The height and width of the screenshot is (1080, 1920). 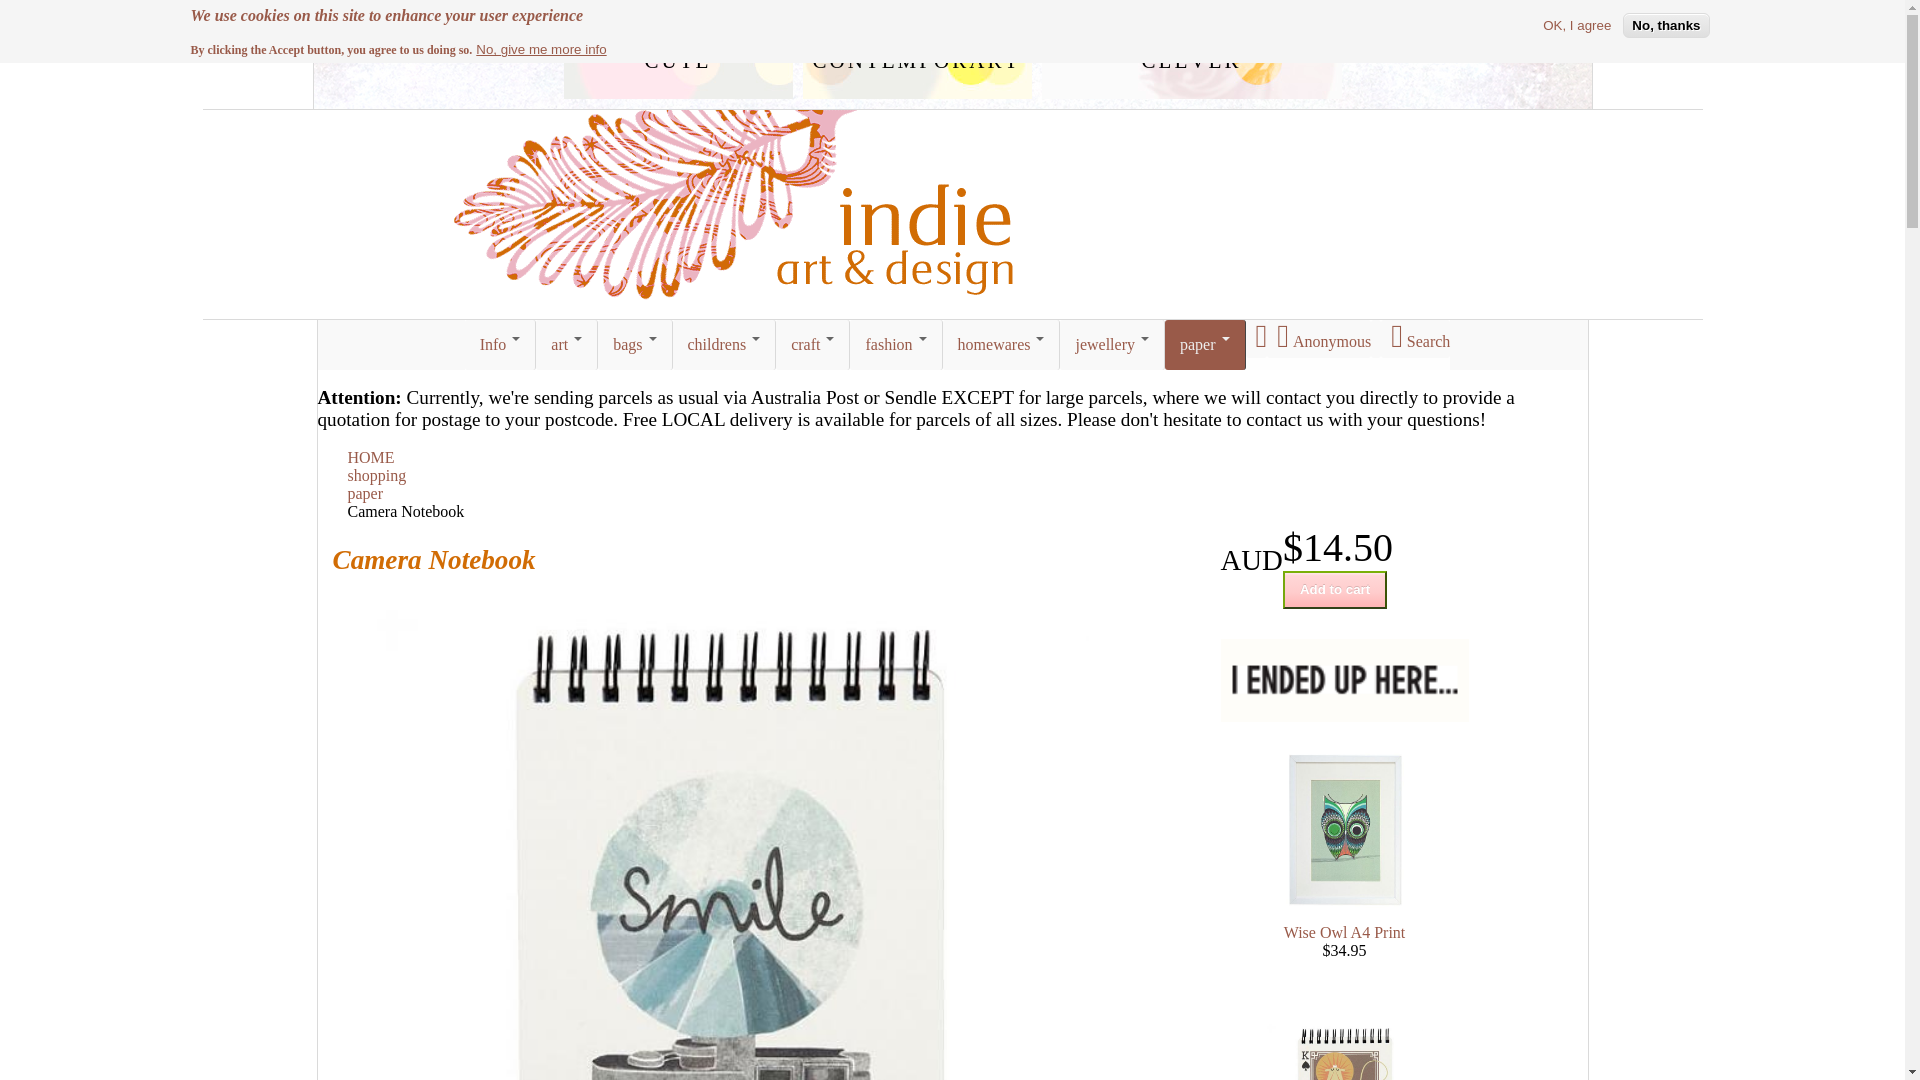 What do you see at coordinates (541, 48) in the screenshot?
I see `'No, give me more info'` at bounding box center [541, 48].